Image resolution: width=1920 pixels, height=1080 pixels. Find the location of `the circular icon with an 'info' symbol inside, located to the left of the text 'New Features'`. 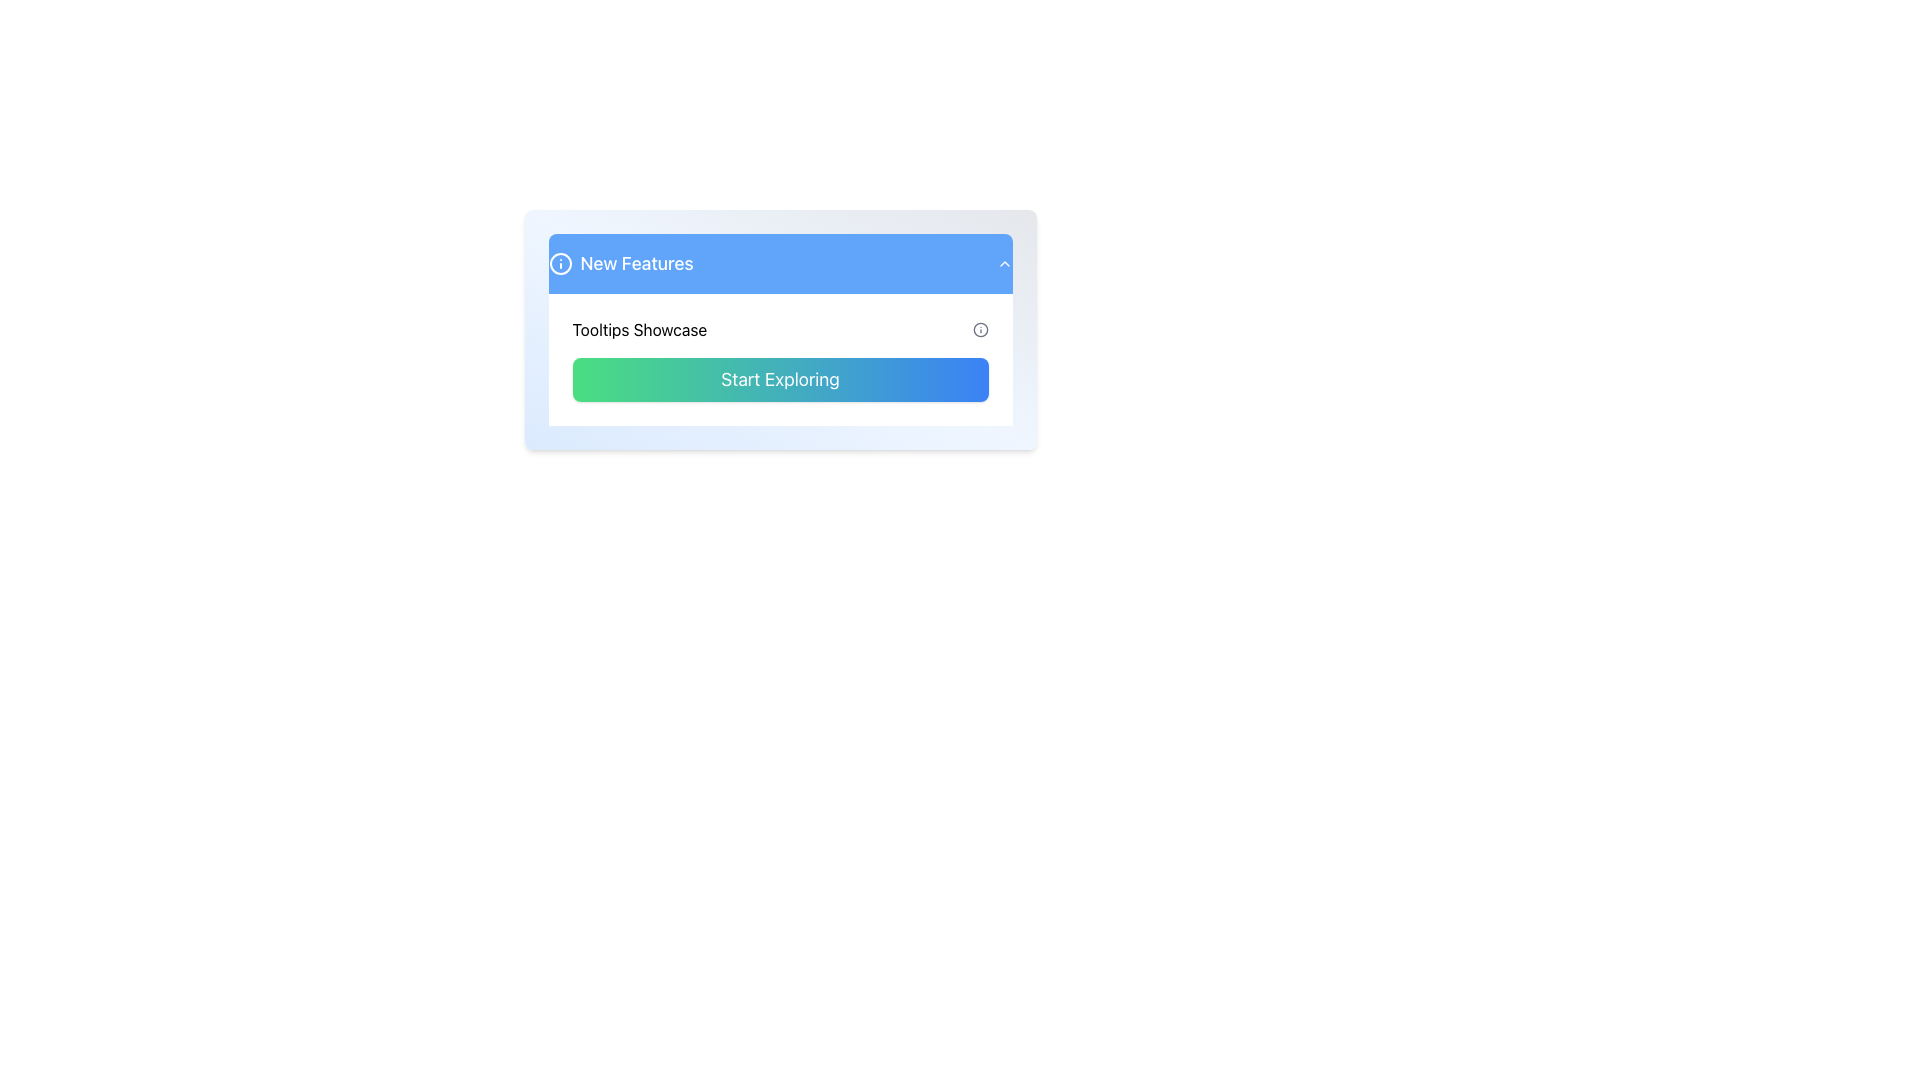

the circular icon with an 'info' symbol inside, located to the left of the text 'New Features' is located at coordinates (560, 262).